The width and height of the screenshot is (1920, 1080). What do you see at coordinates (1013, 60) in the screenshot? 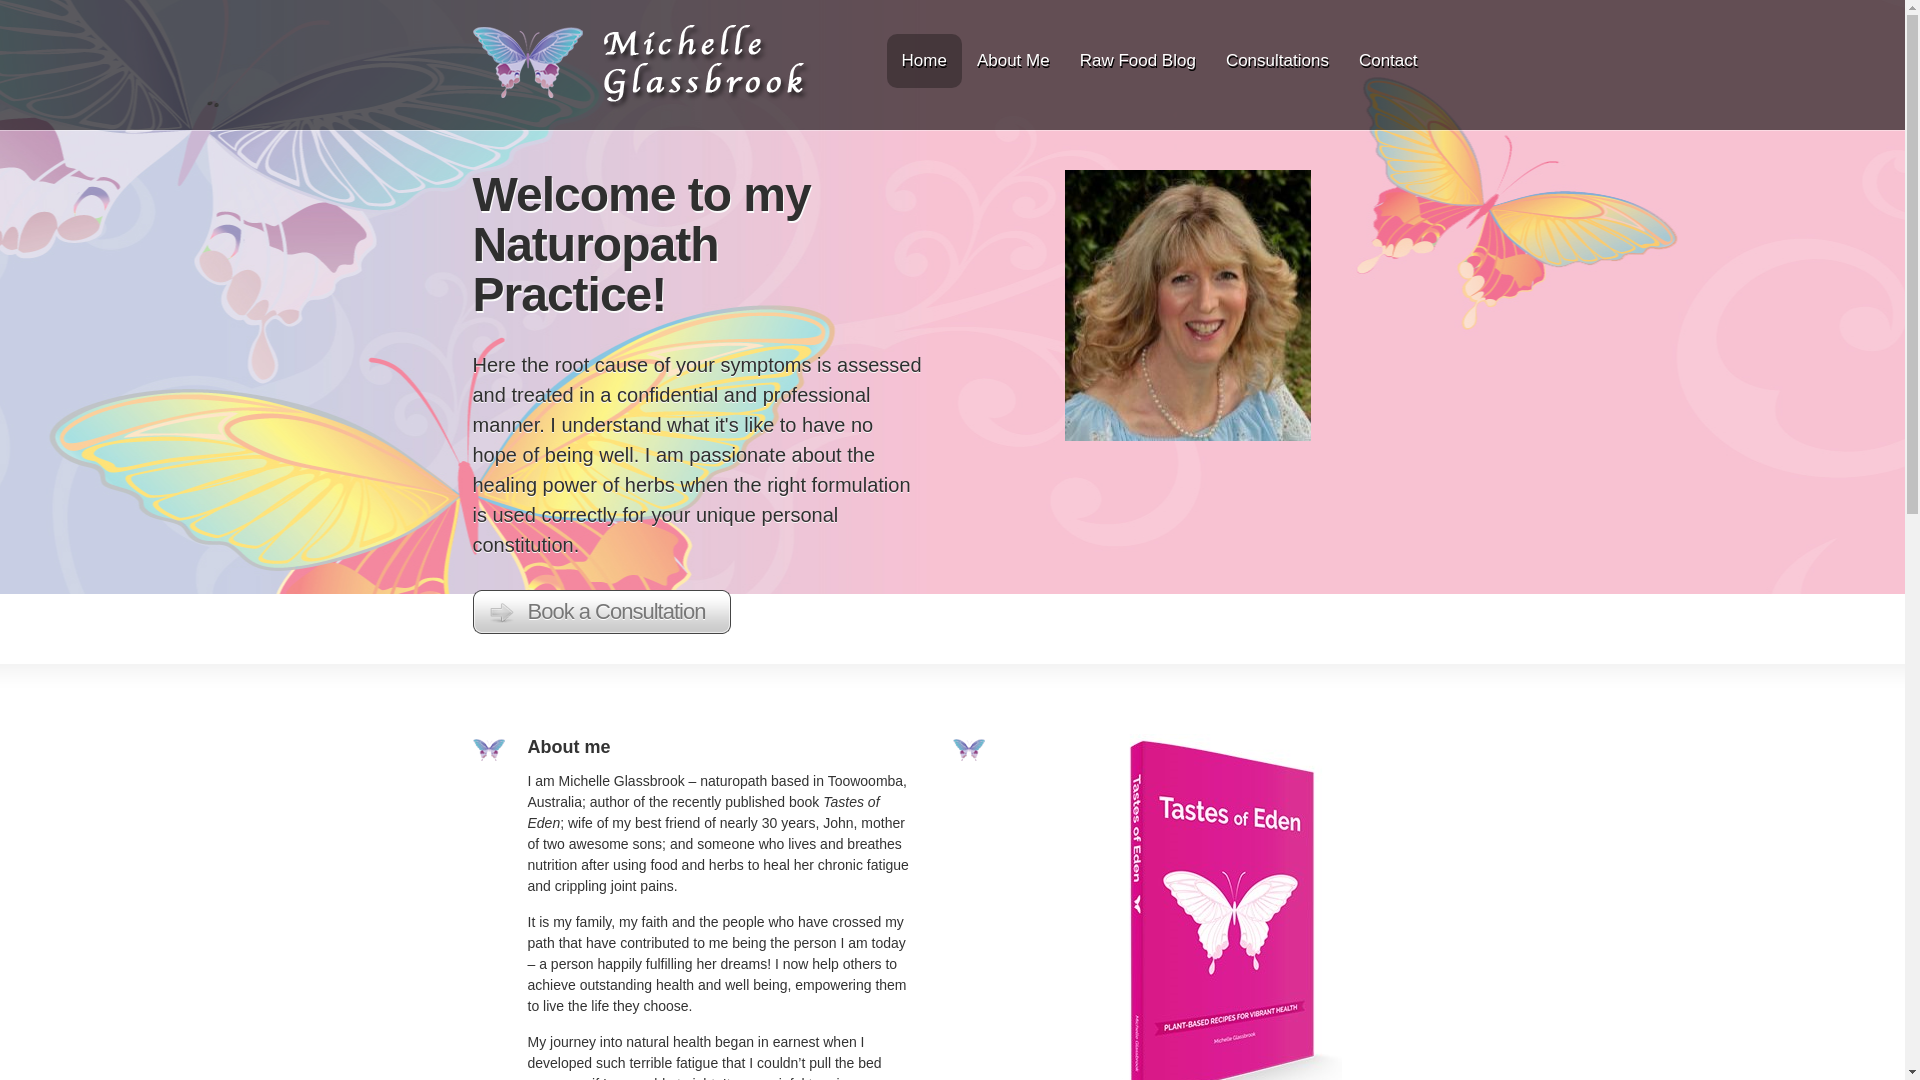
I see `'About Me'` at bounding box center [1013, 60].